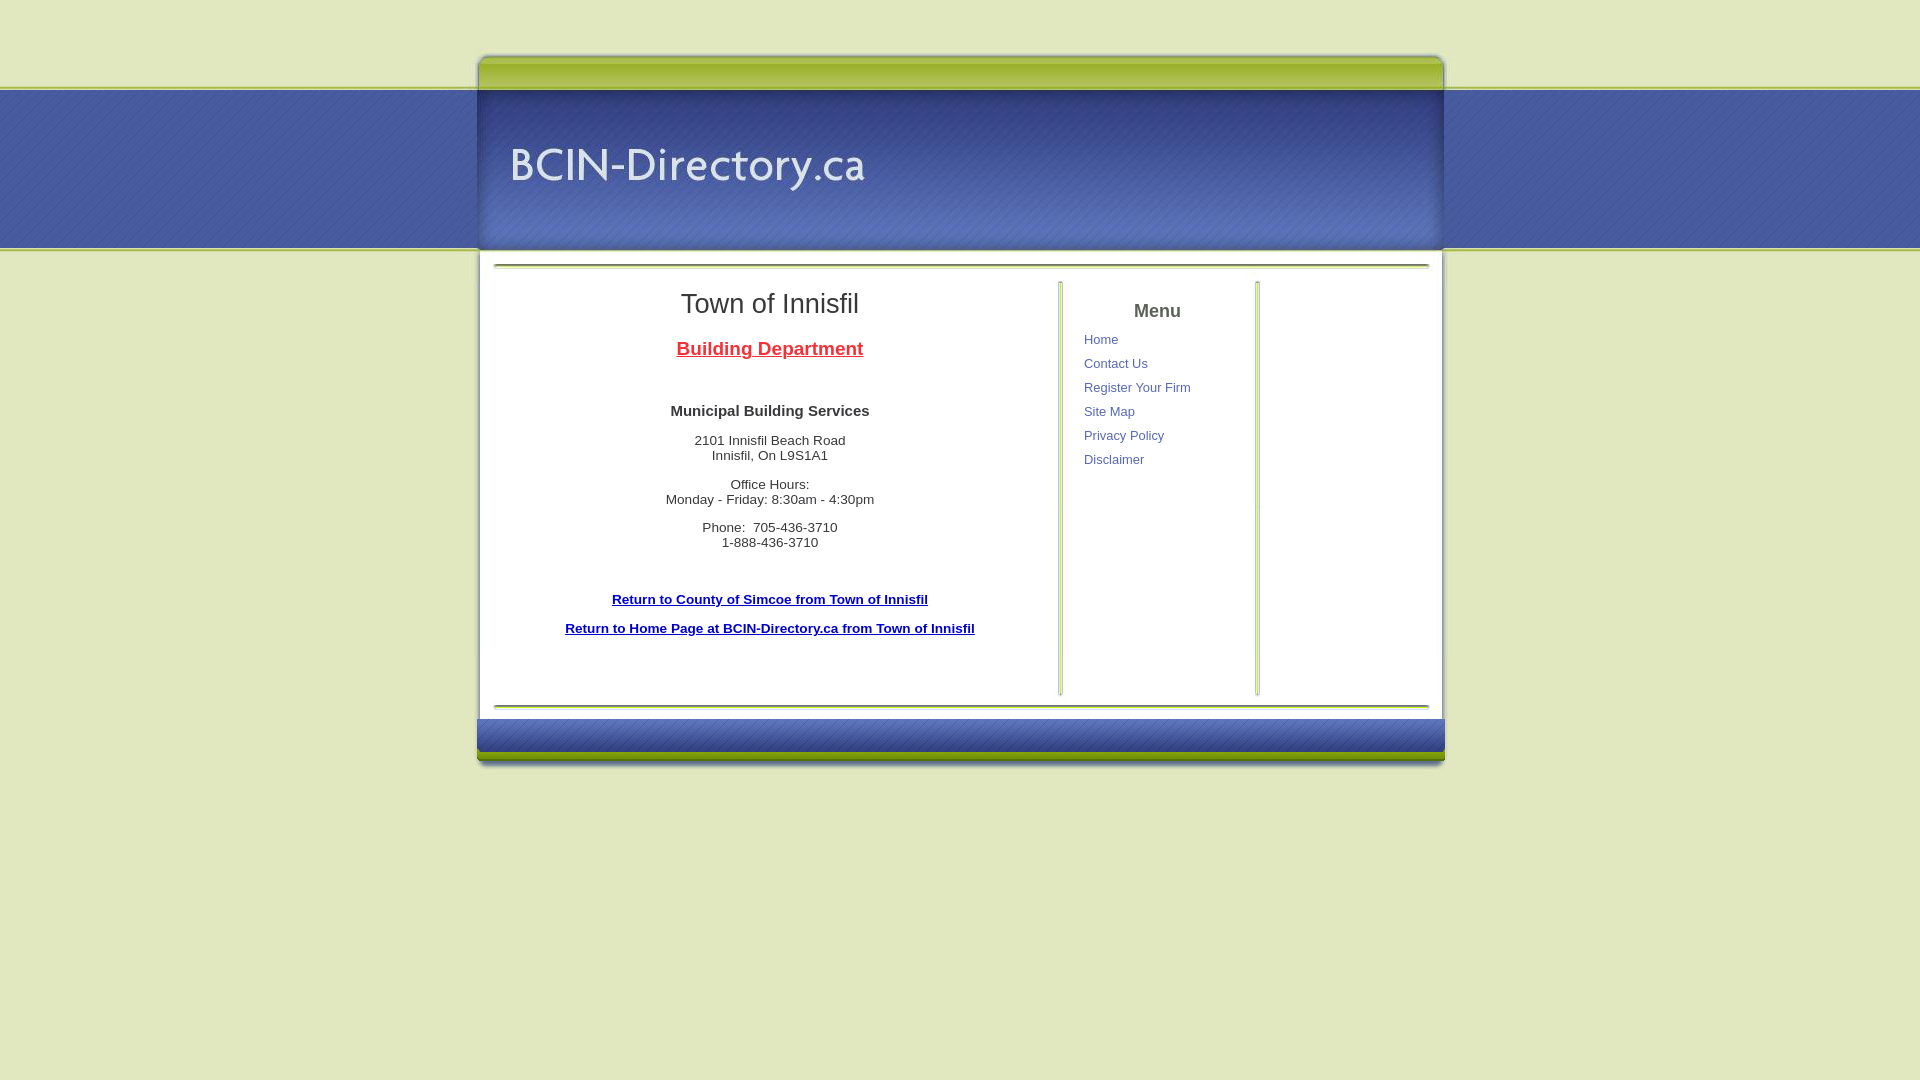 The image size is (1920, 1080). Describe the element at coordinates (1160, 363) in the screenshot. I see `'Contact Us'` at that location.